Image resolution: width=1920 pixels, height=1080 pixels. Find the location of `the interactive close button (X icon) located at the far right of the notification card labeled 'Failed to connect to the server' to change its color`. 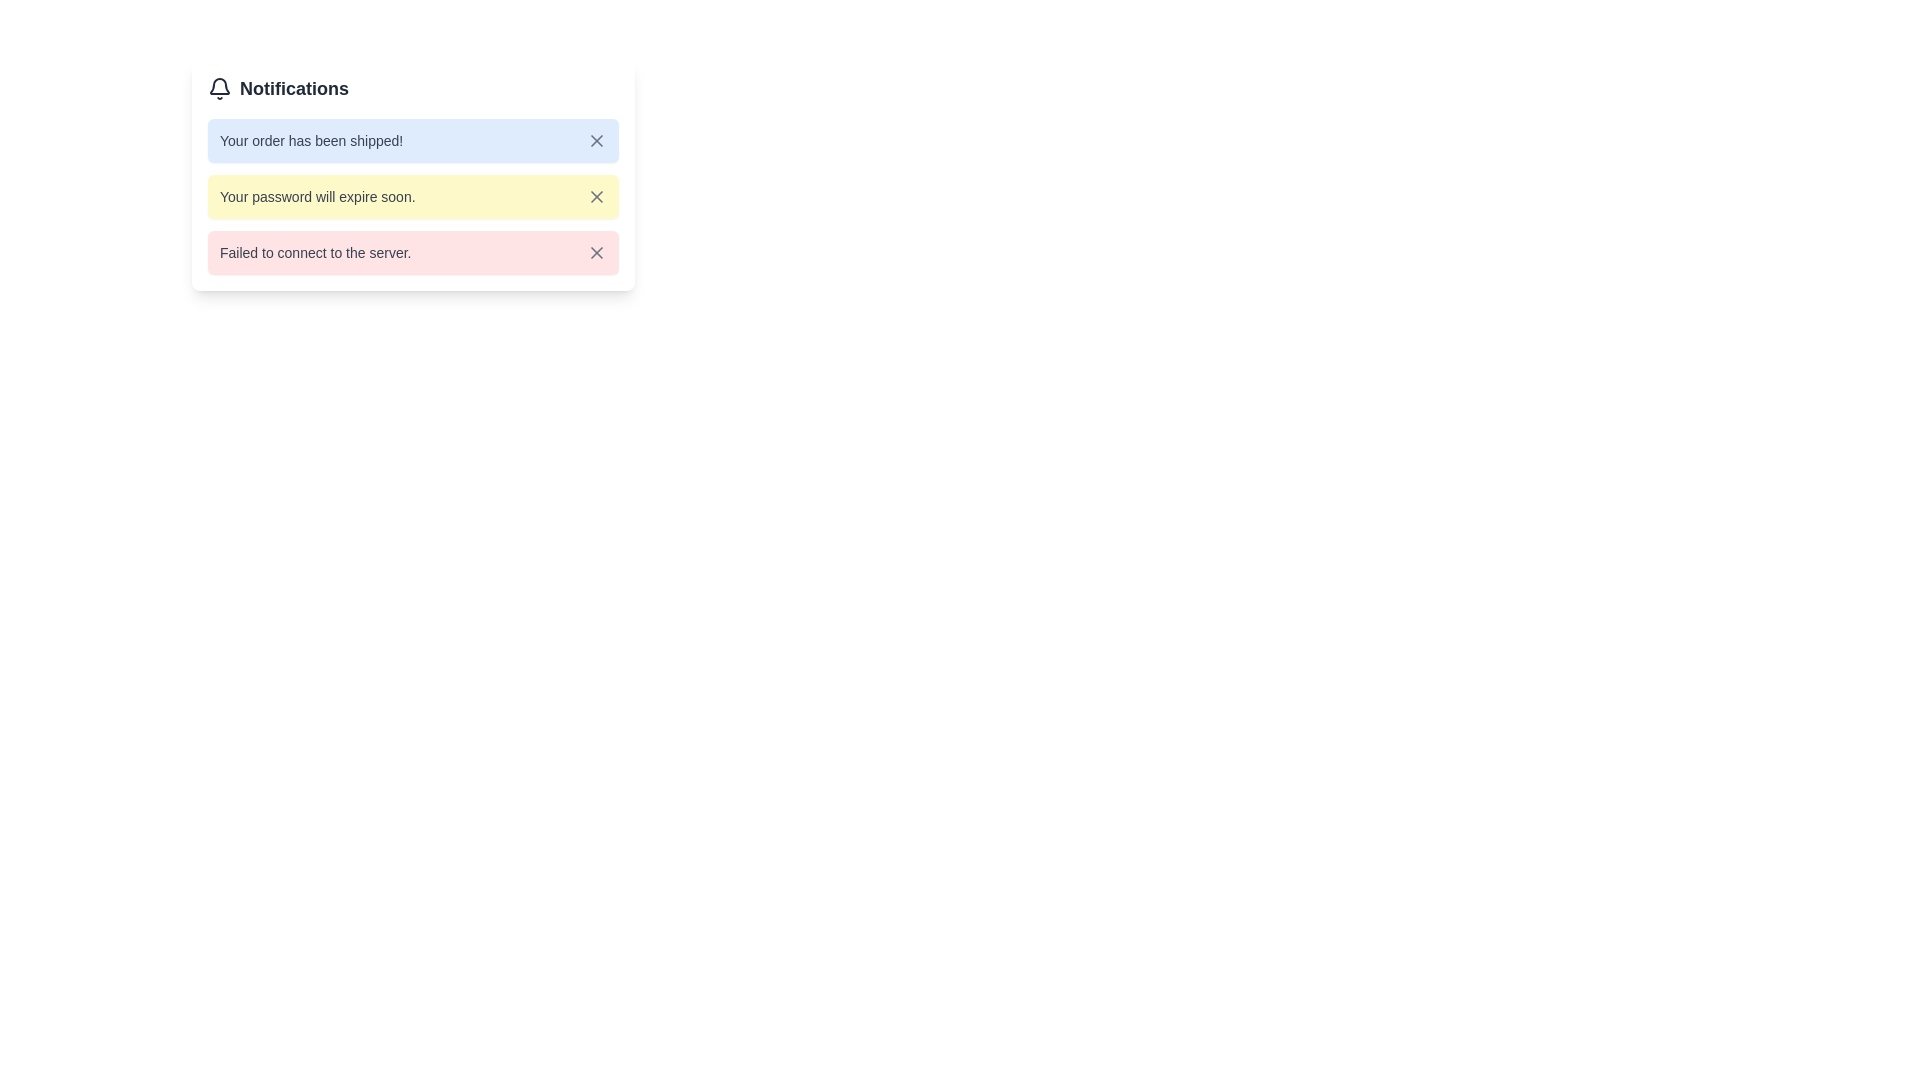

the interactive close button (X icon) located at the far right of the notification card labeled 'Failed to connect to the server' to change its color is located at coordinates (595, 252).